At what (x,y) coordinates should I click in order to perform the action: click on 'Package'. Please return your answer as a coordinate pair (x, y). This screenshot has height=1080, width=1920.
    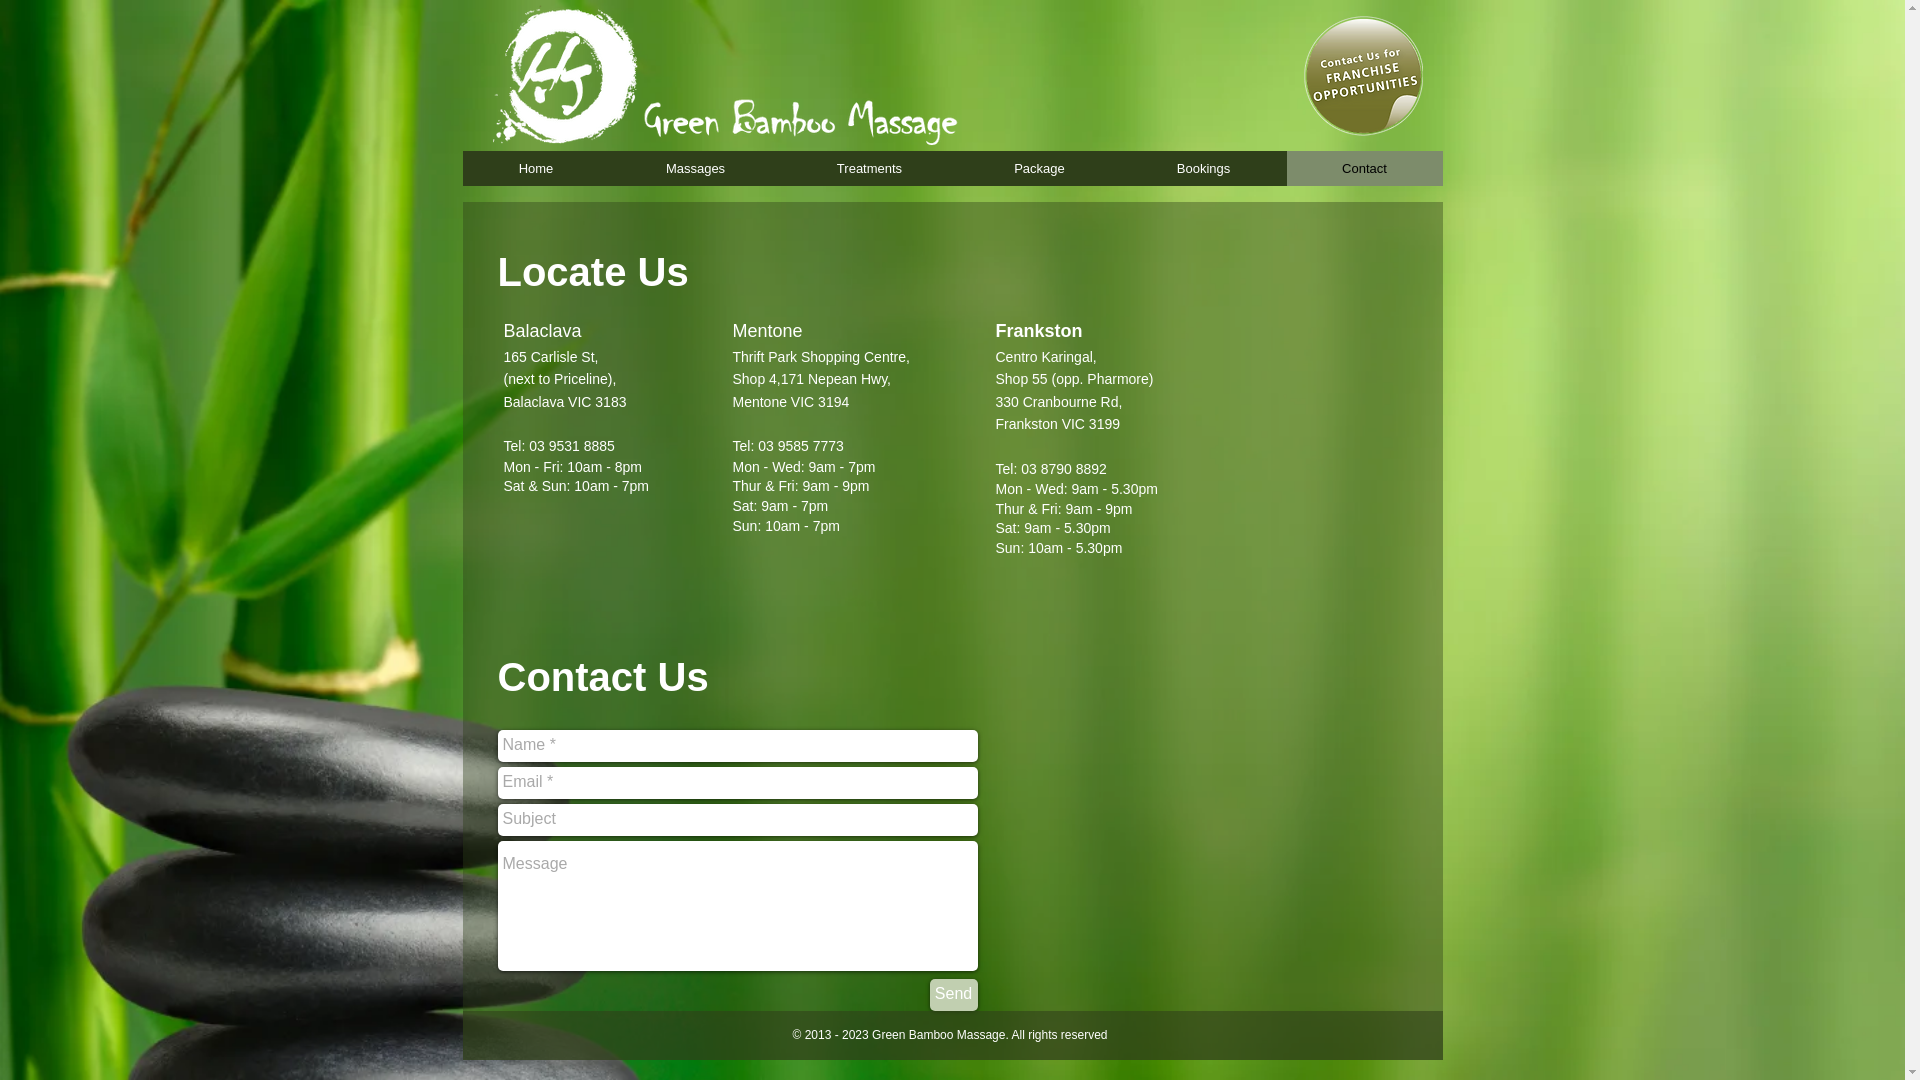
    Looking at the image, I should click on (1039, 167).